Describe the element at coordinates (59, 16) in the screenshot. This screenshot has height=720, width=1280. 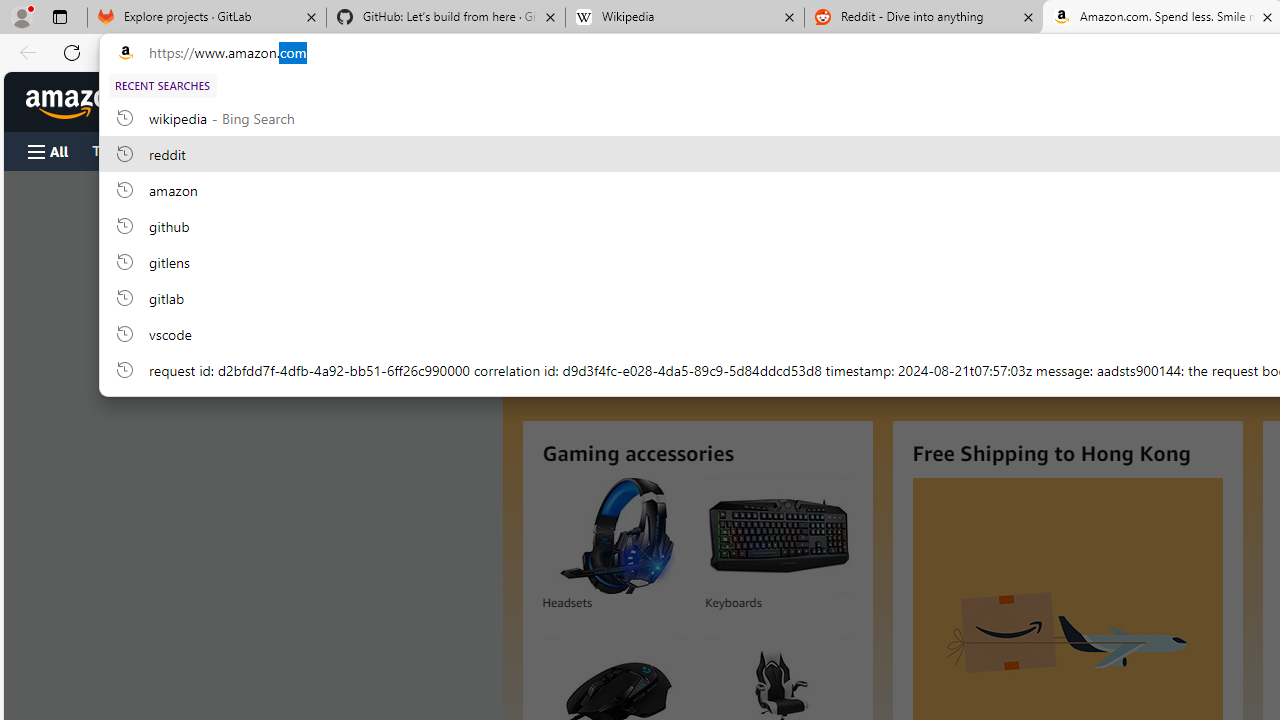
I see `'Tab actions menu'` at that location.